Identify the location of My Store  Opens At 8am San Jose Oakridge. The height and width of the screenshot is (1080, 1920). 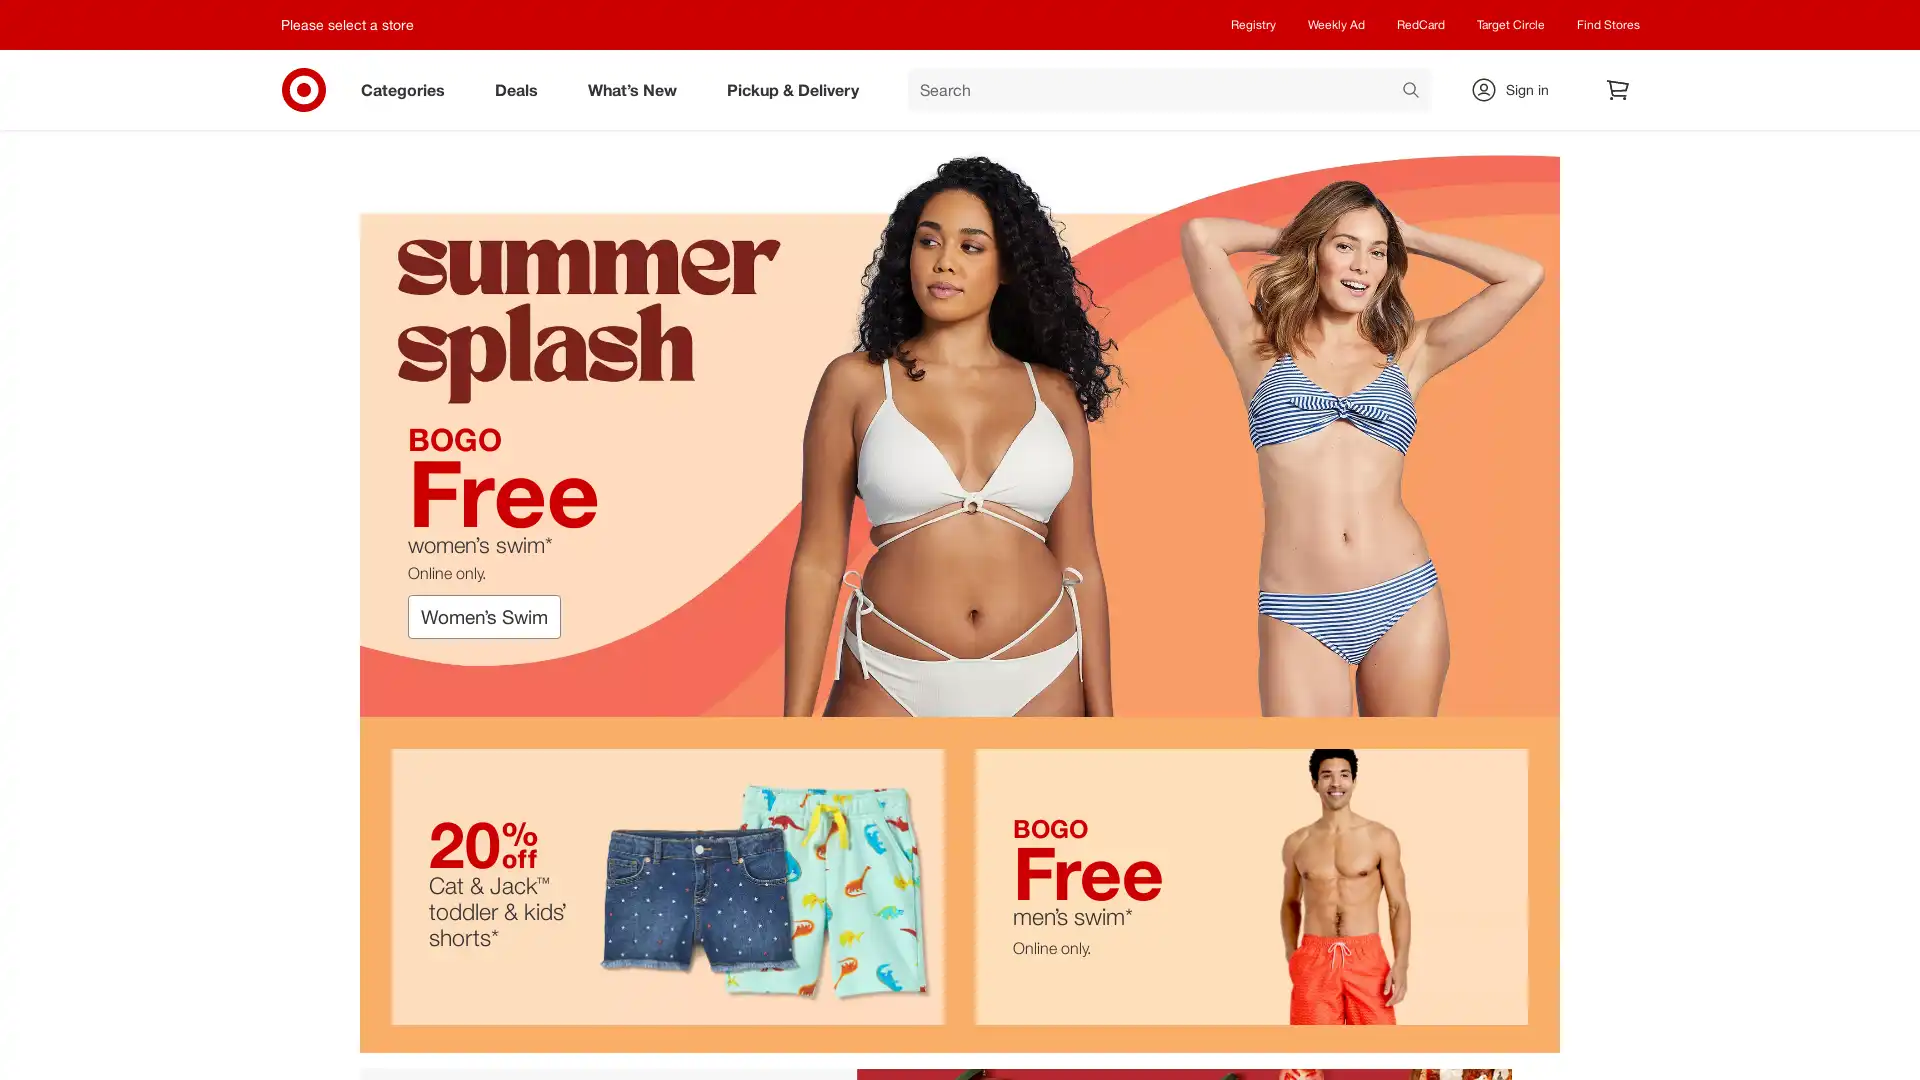
(353, 24).